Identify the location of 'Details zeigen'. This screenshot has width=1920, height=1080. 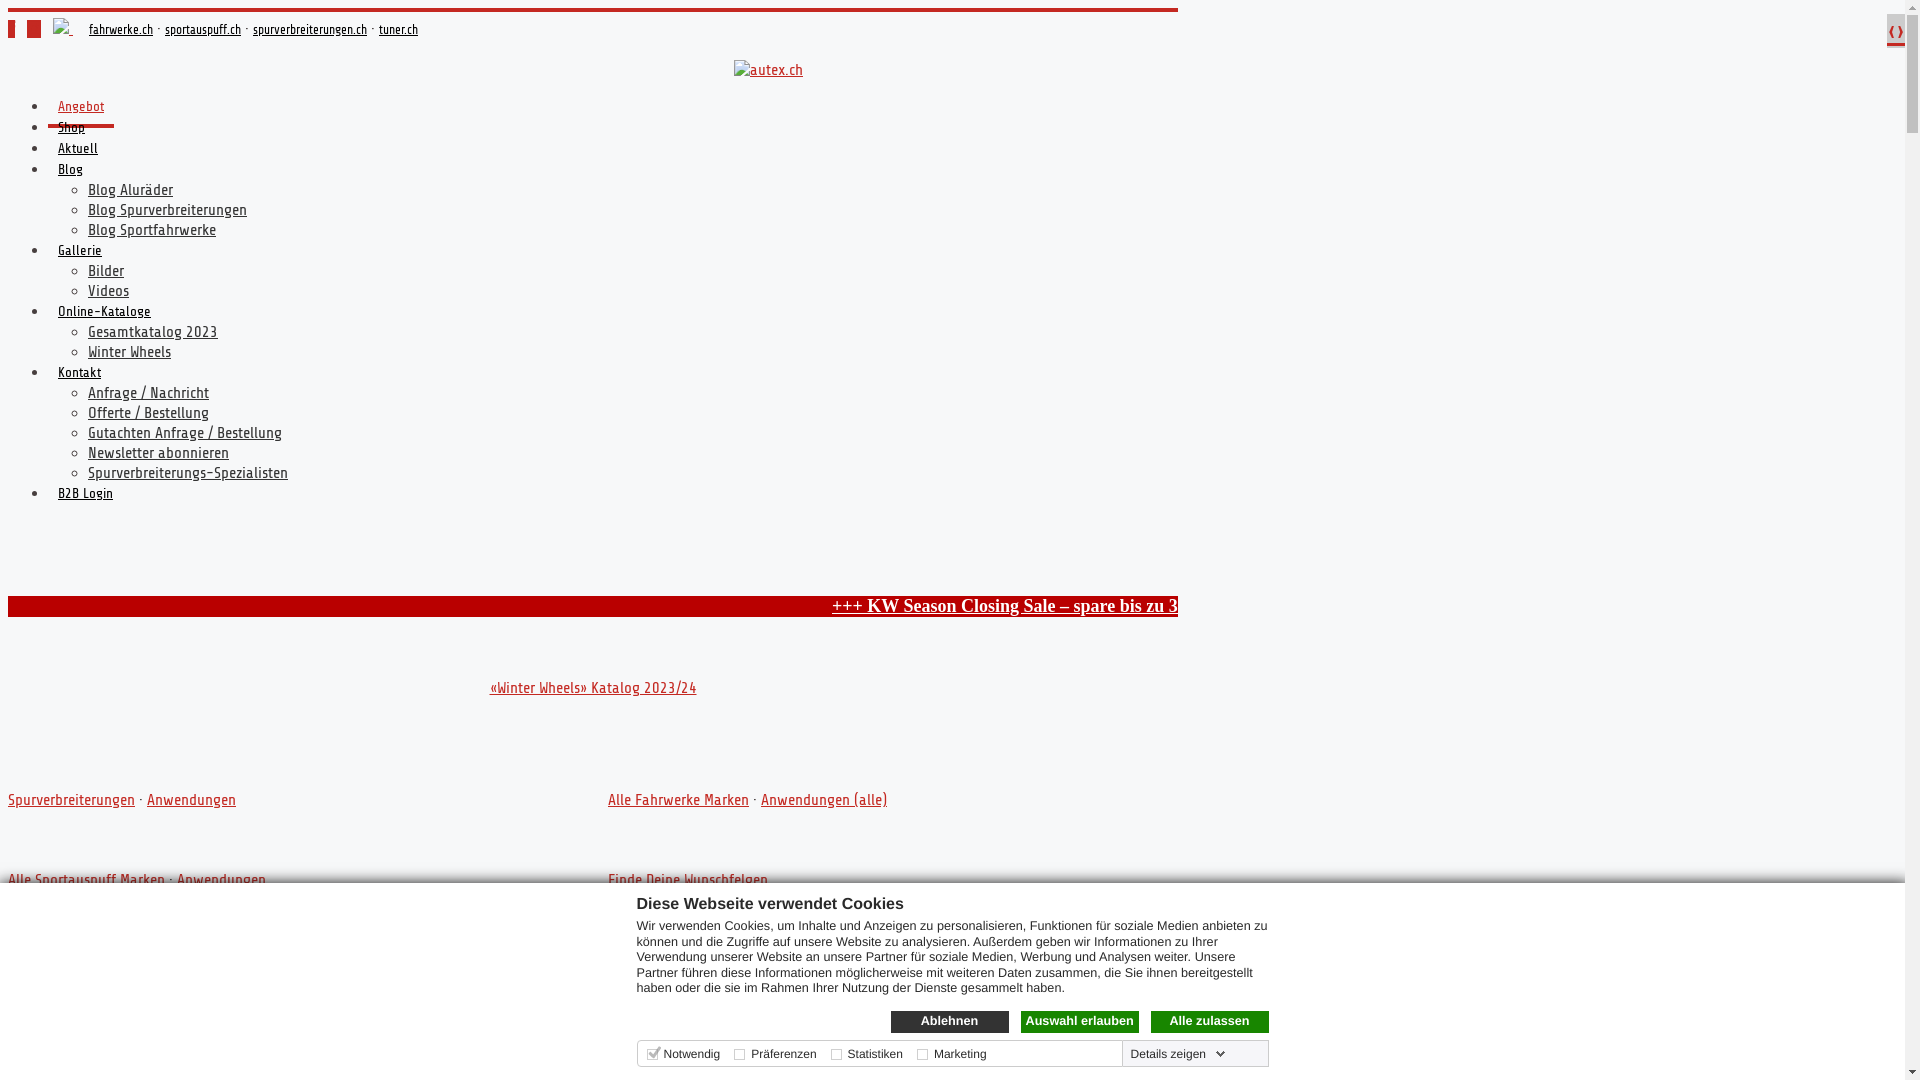
(1178, 1052).